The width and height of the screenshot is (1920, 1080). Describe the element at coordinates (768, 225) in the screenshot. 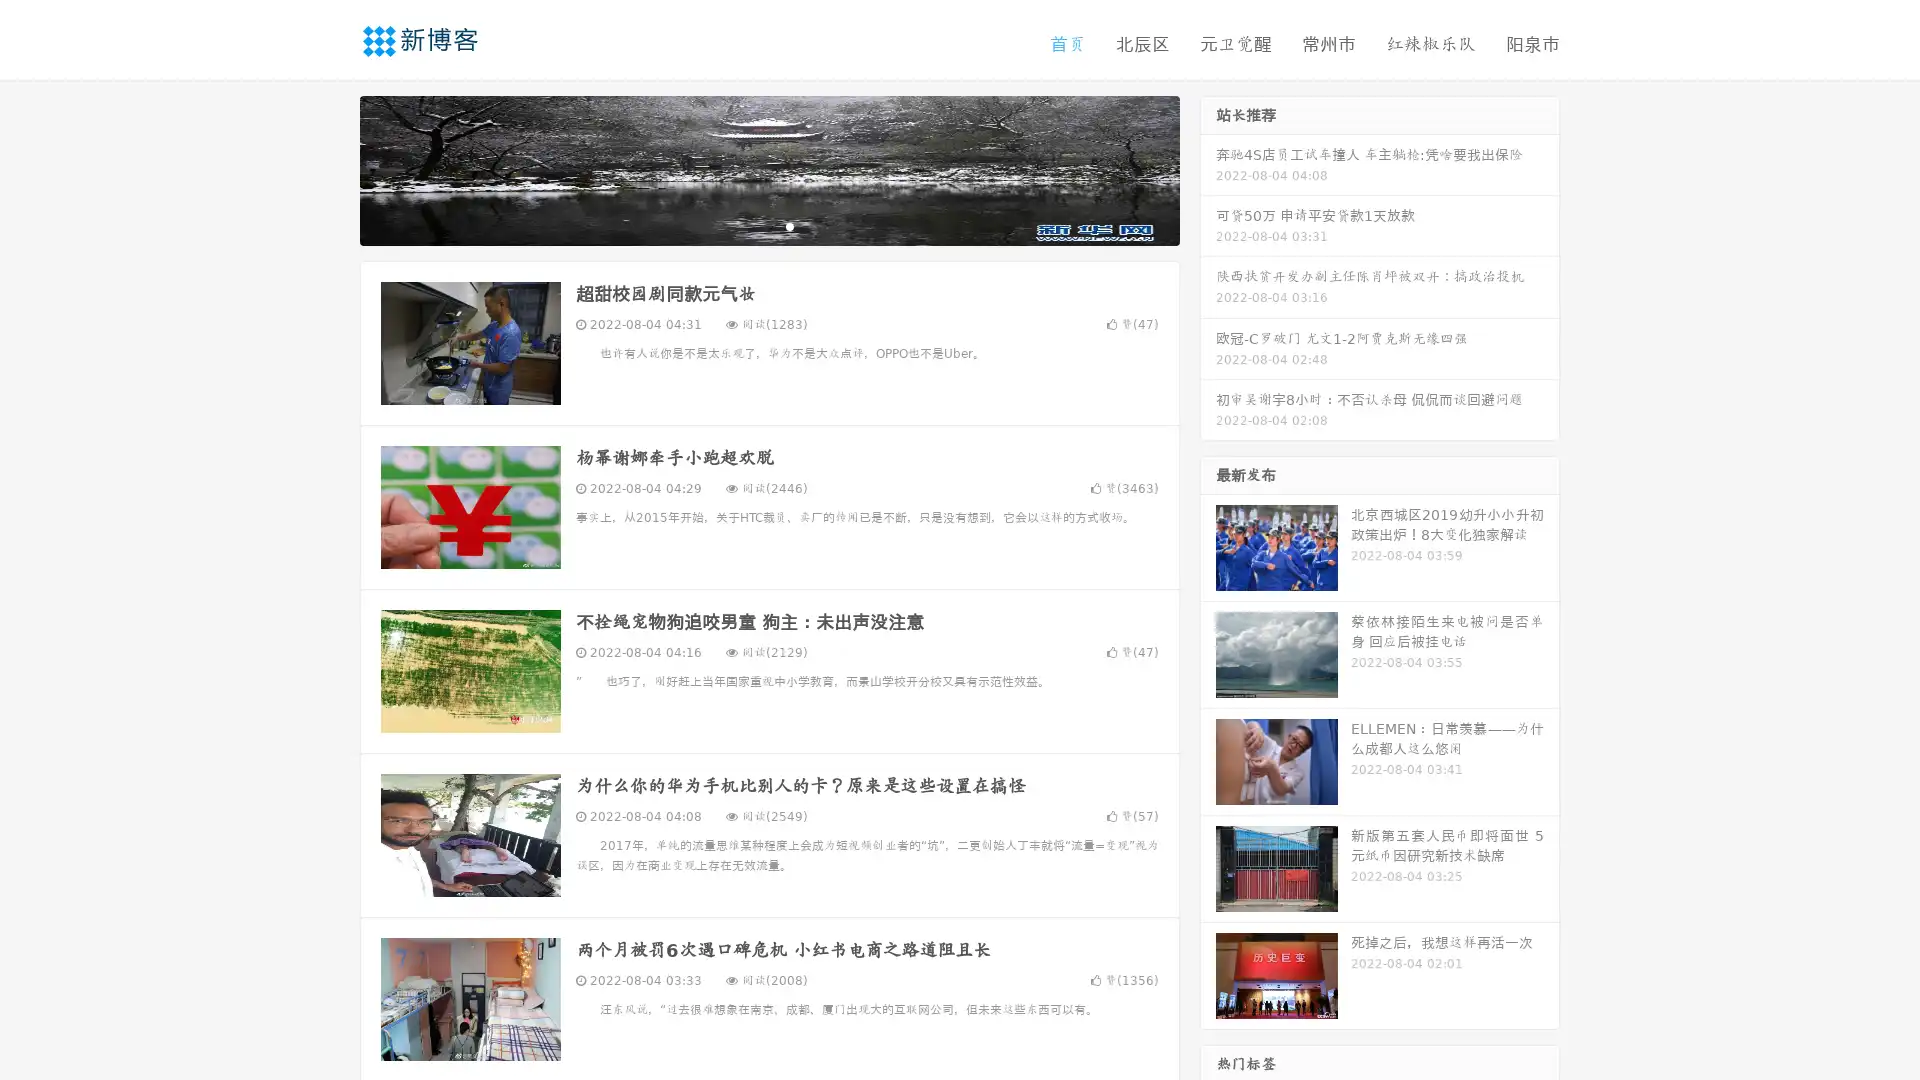

I see `Go to slide 2` at that location.